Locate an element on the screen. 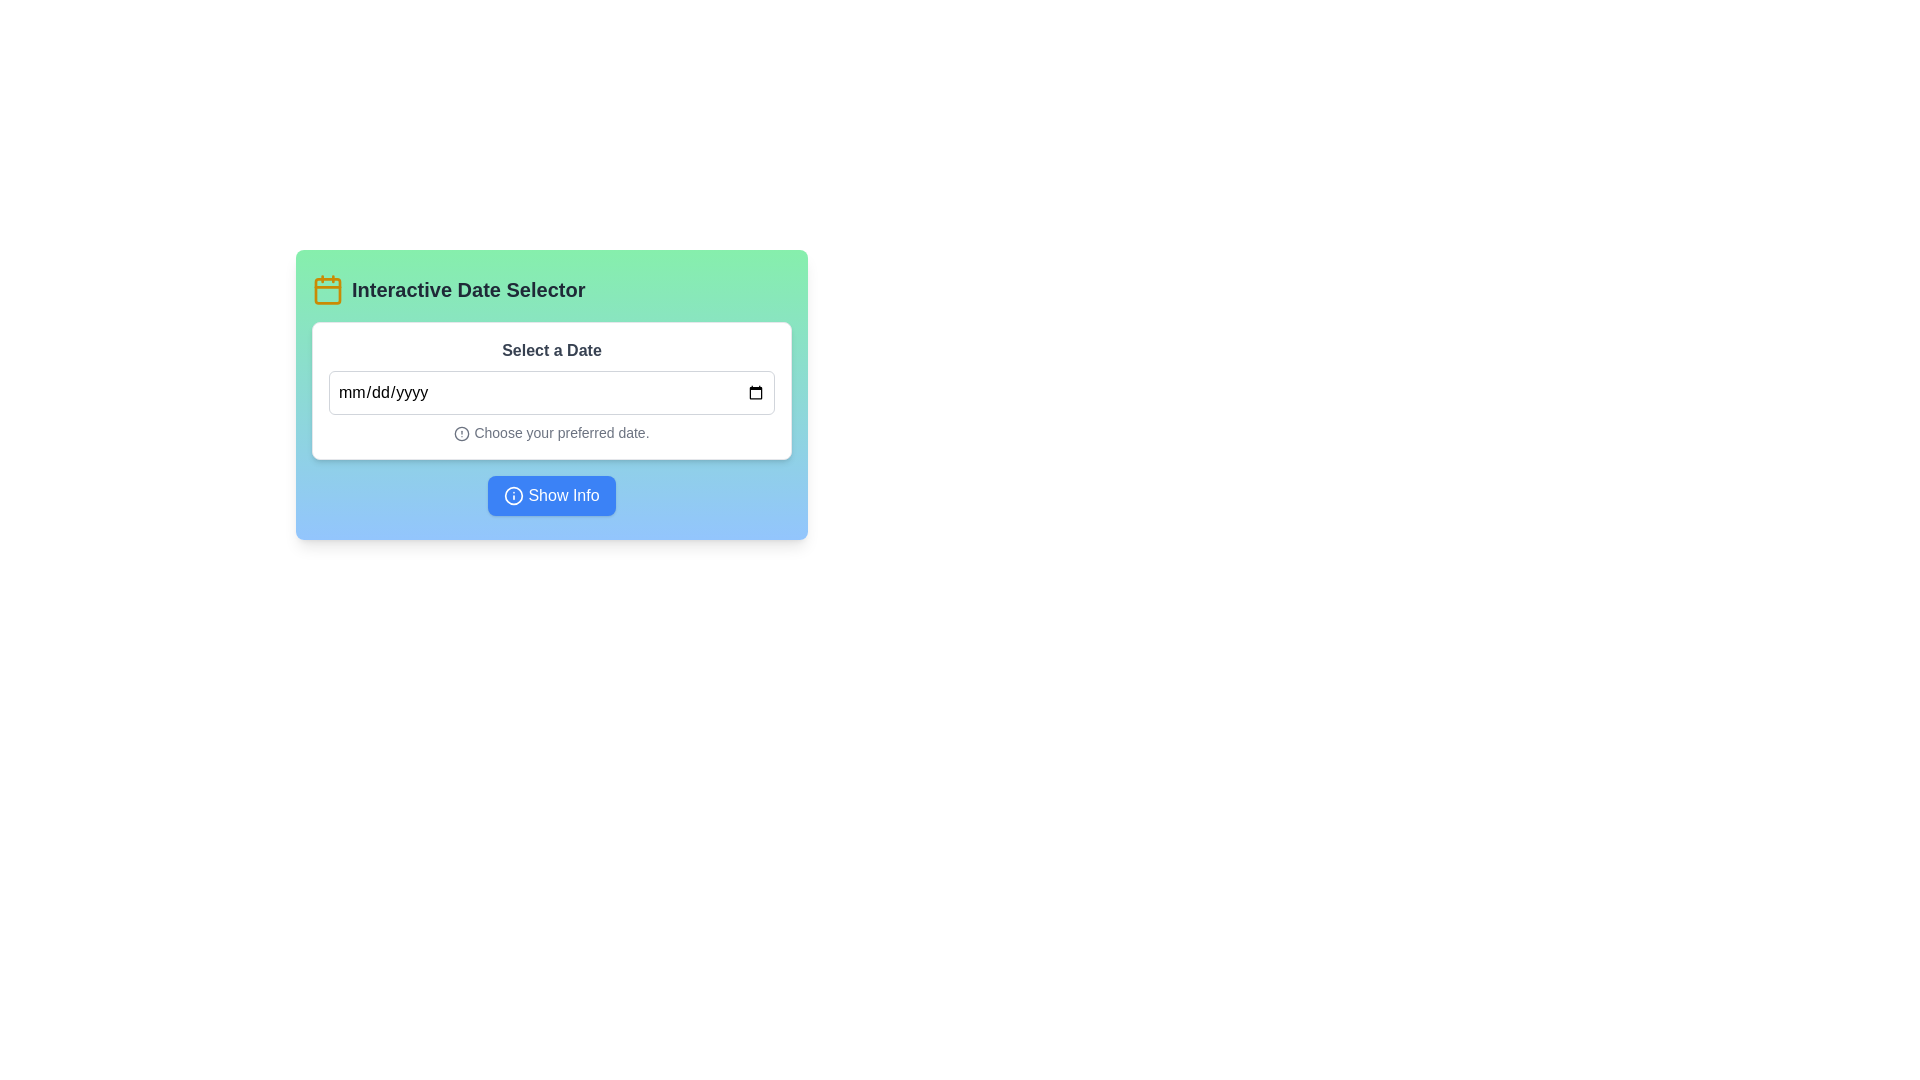  the SVG circle element located within the 'Show Info' button, which is styled as an informational icon and positioned slightly below the button's label is located at coordinates (514, 495).